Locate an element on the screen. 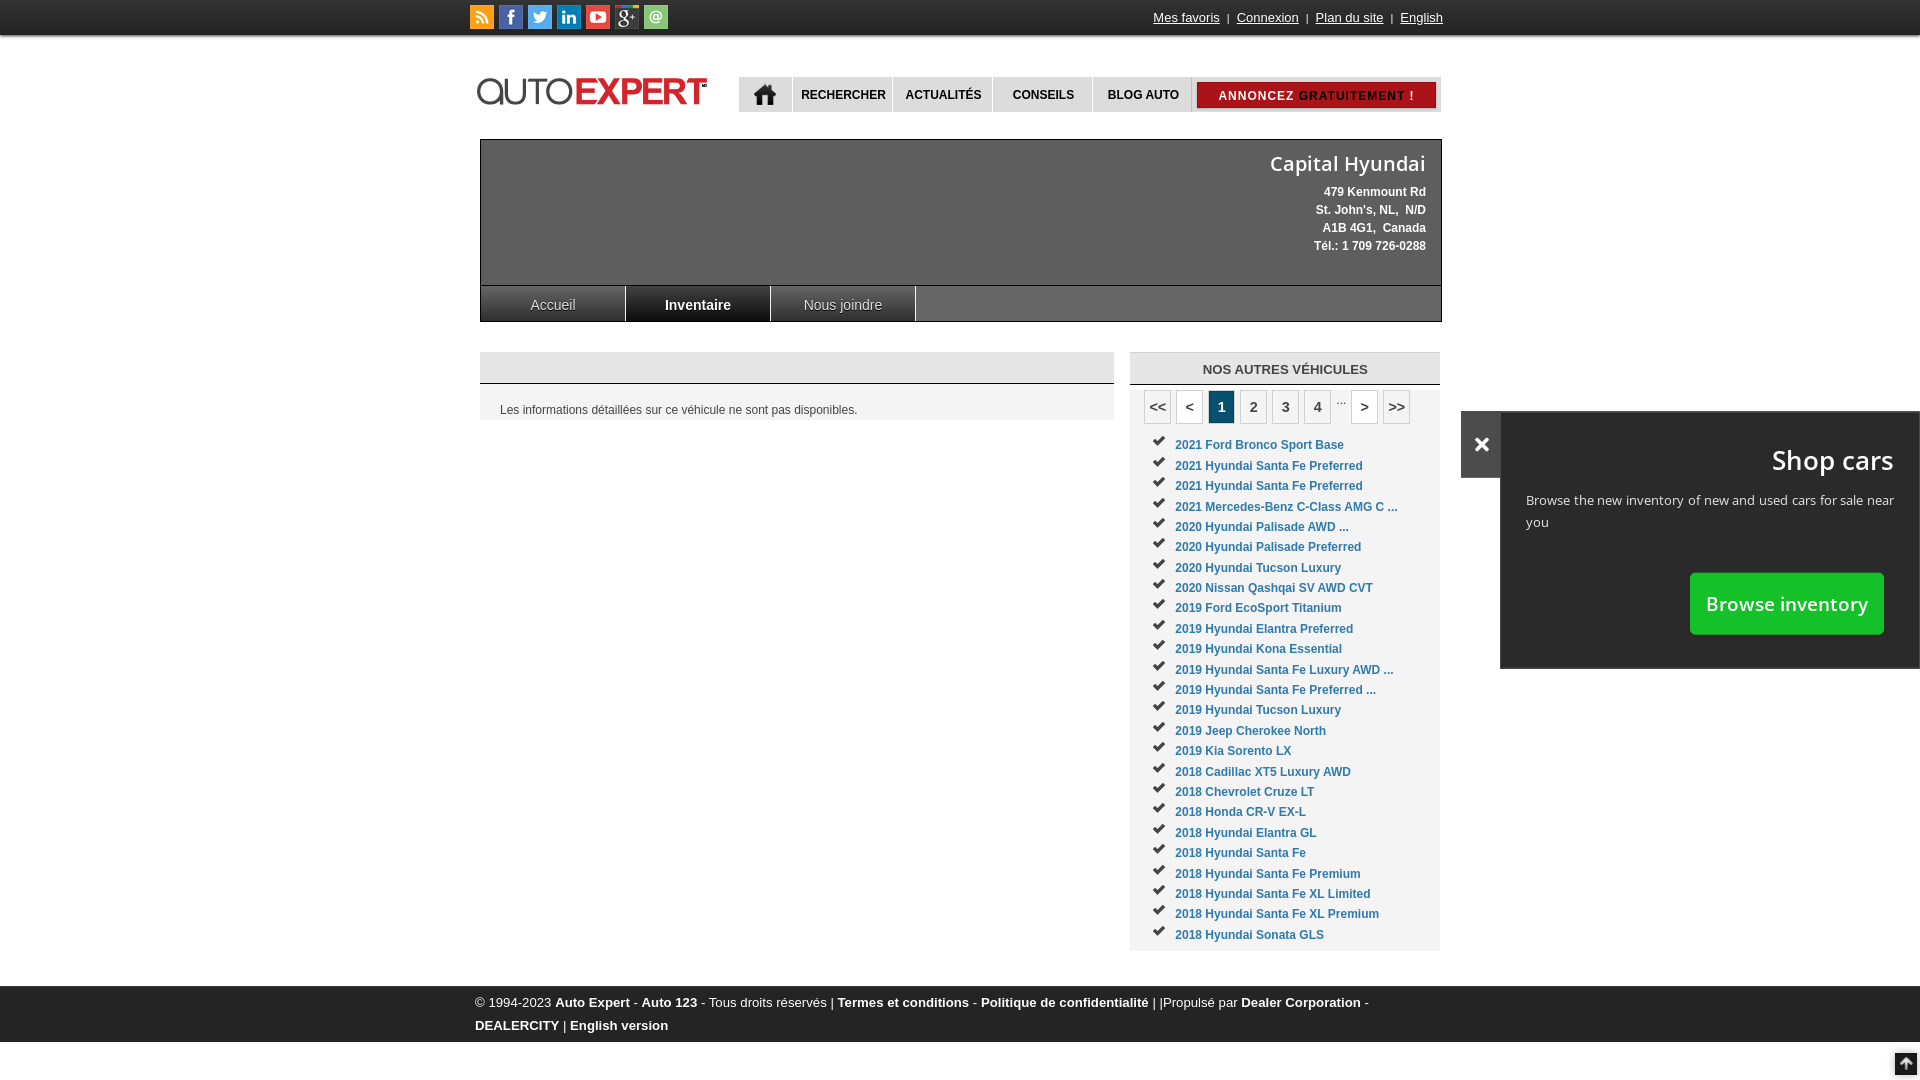 This screenshot has height=1080, width=1920. '2021 Mercedes-Benz C-Class AMG C ...' is located at coordinates (1286, 505).